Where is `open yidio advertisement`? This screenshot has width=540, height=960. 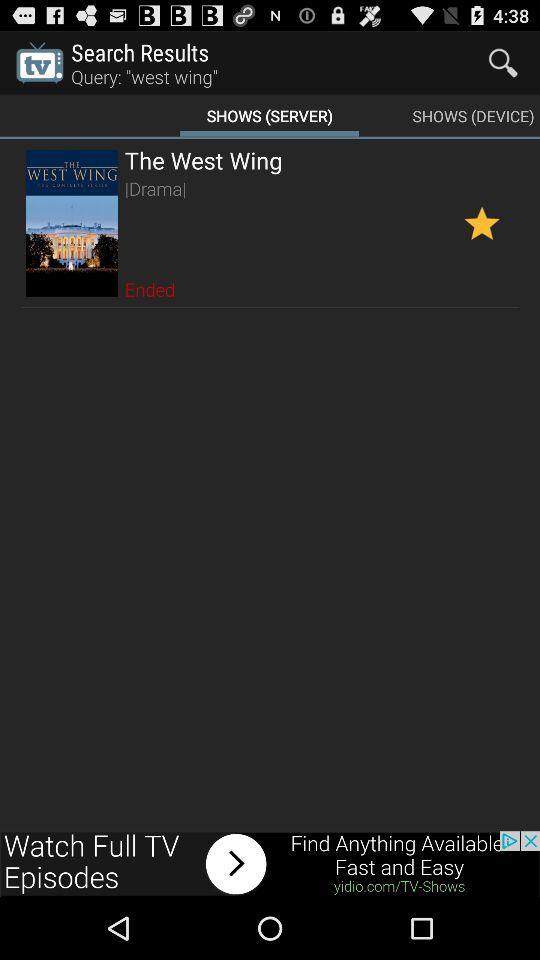 open yidio advertisement is located at coordinates (270, 863).